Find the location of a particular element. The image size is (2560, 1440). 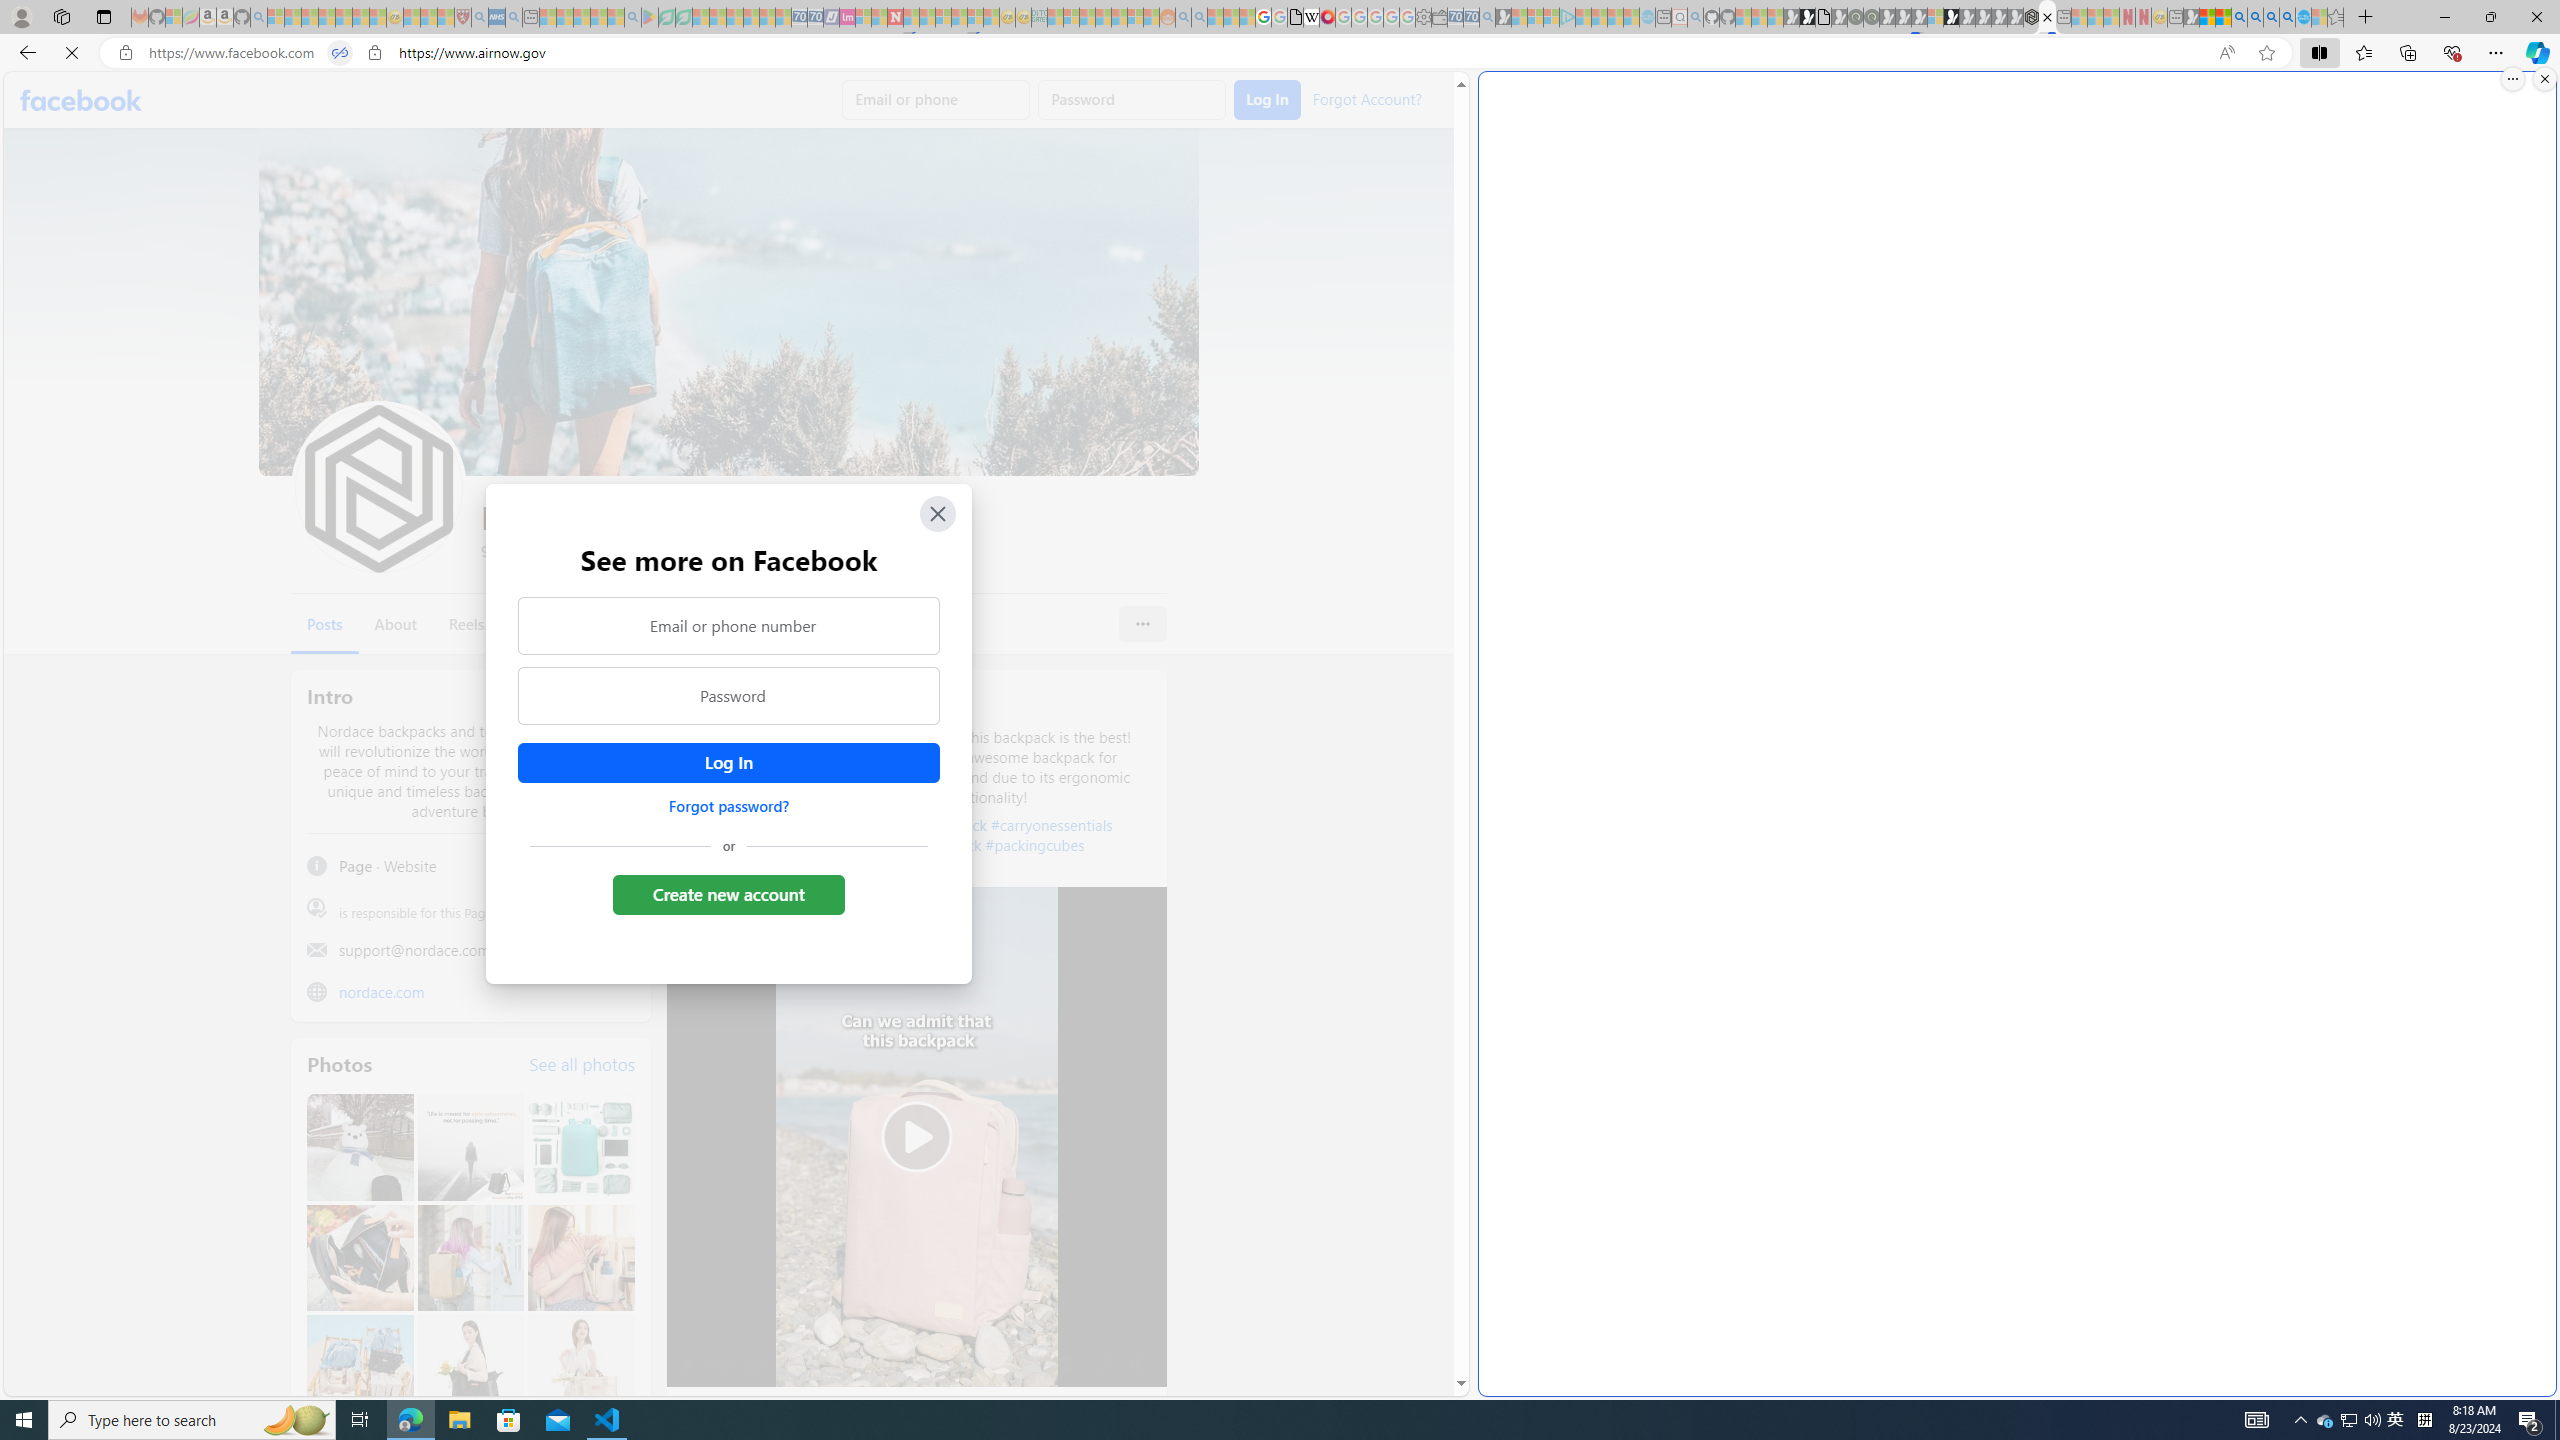

'Home | Sky Blue Bikes - Sky Blue Bikes - Sleeping' is located at coordinates (1646, 16).